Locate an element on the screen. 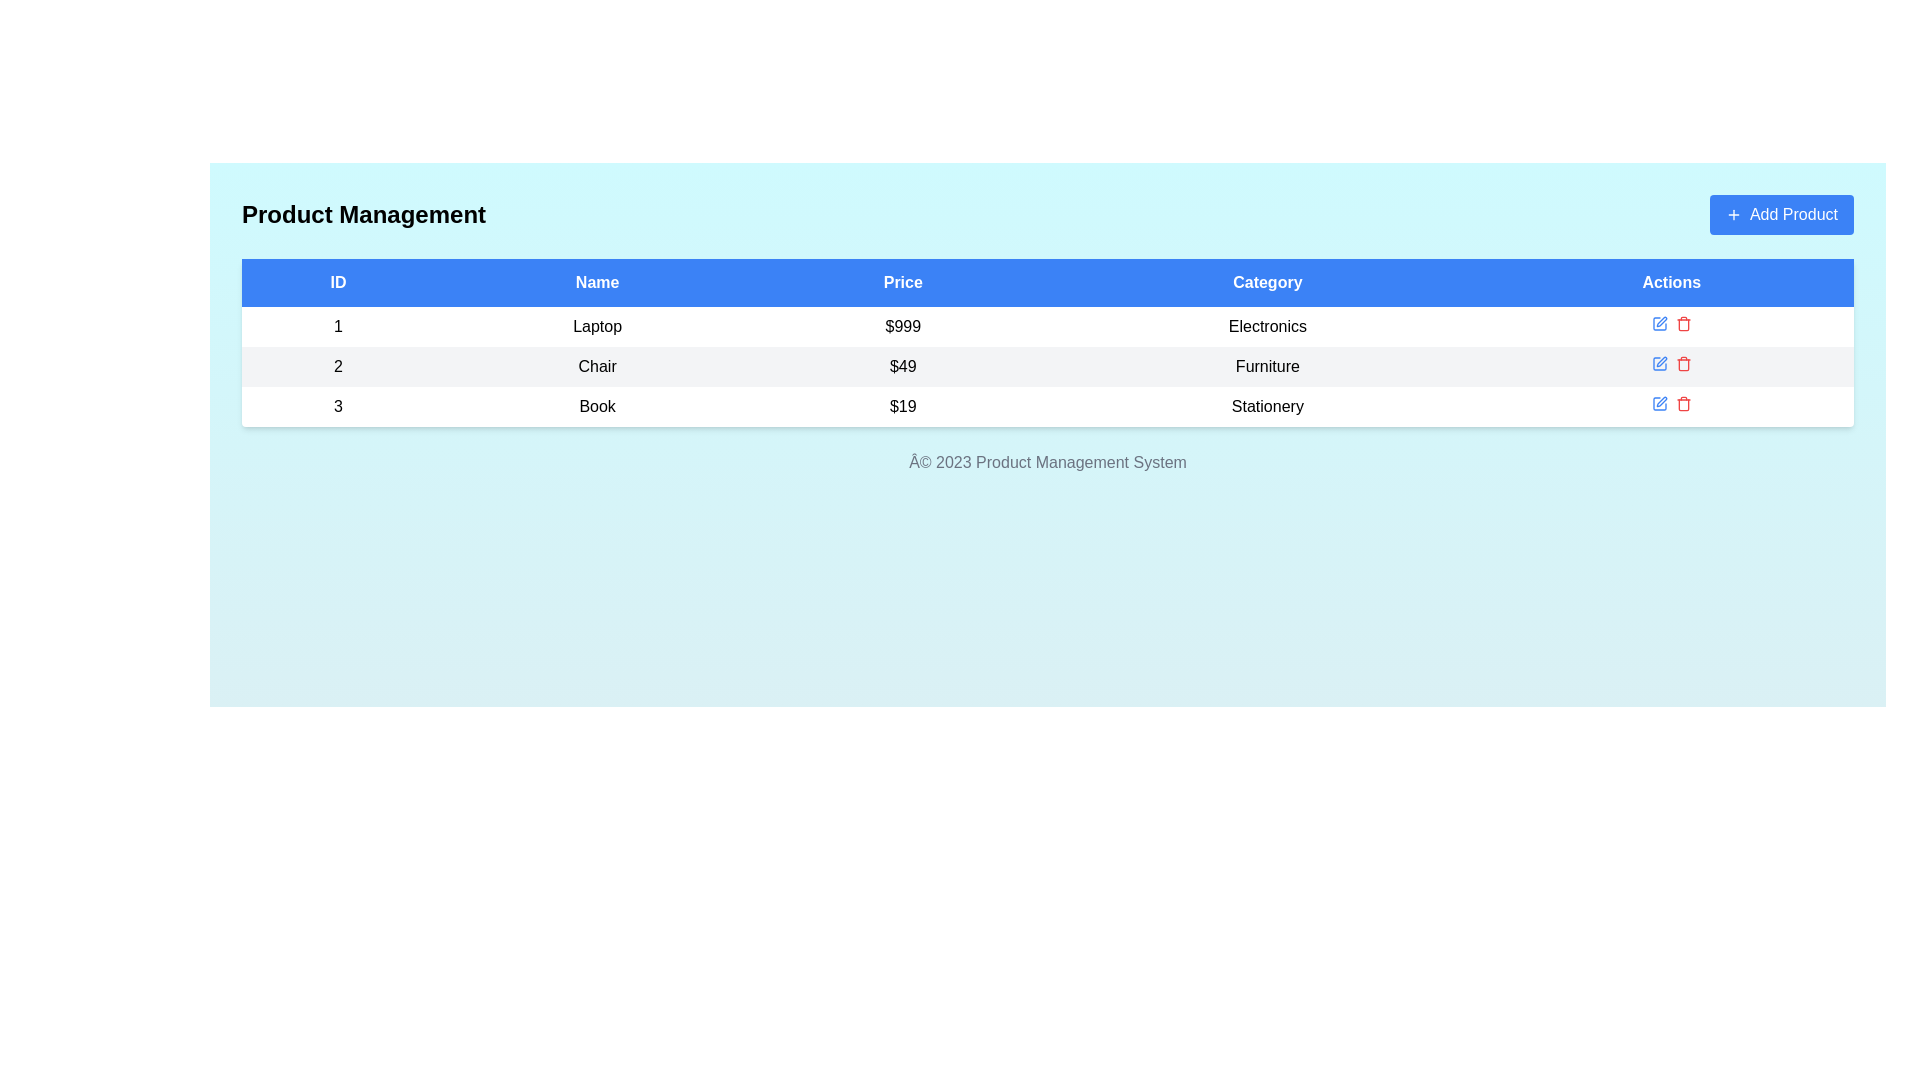 The width and height of the screenshot is (1920, 1080). the 'Edit' icon located is located at coordinates (1659, 404).